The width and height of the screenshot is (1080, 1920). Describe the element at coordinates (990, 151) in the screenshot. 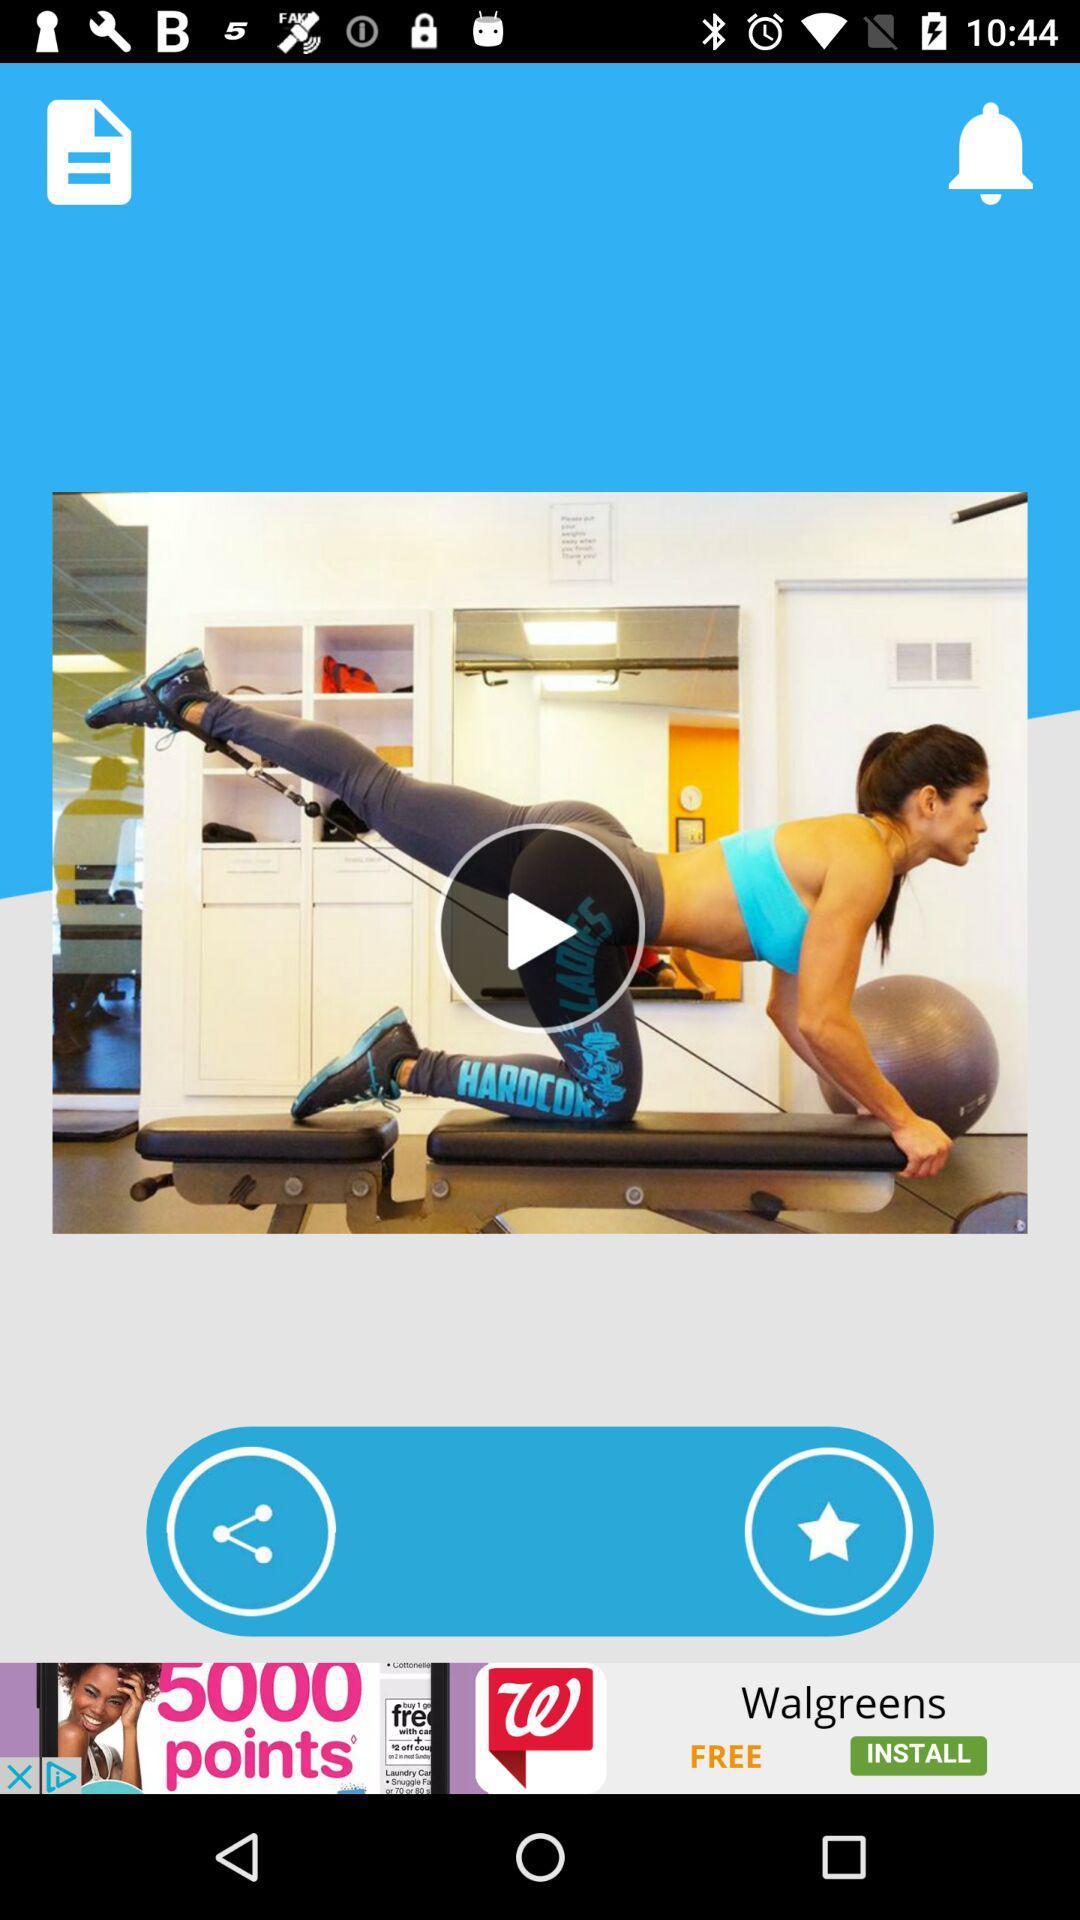

I see `the notifications icon` at that location.